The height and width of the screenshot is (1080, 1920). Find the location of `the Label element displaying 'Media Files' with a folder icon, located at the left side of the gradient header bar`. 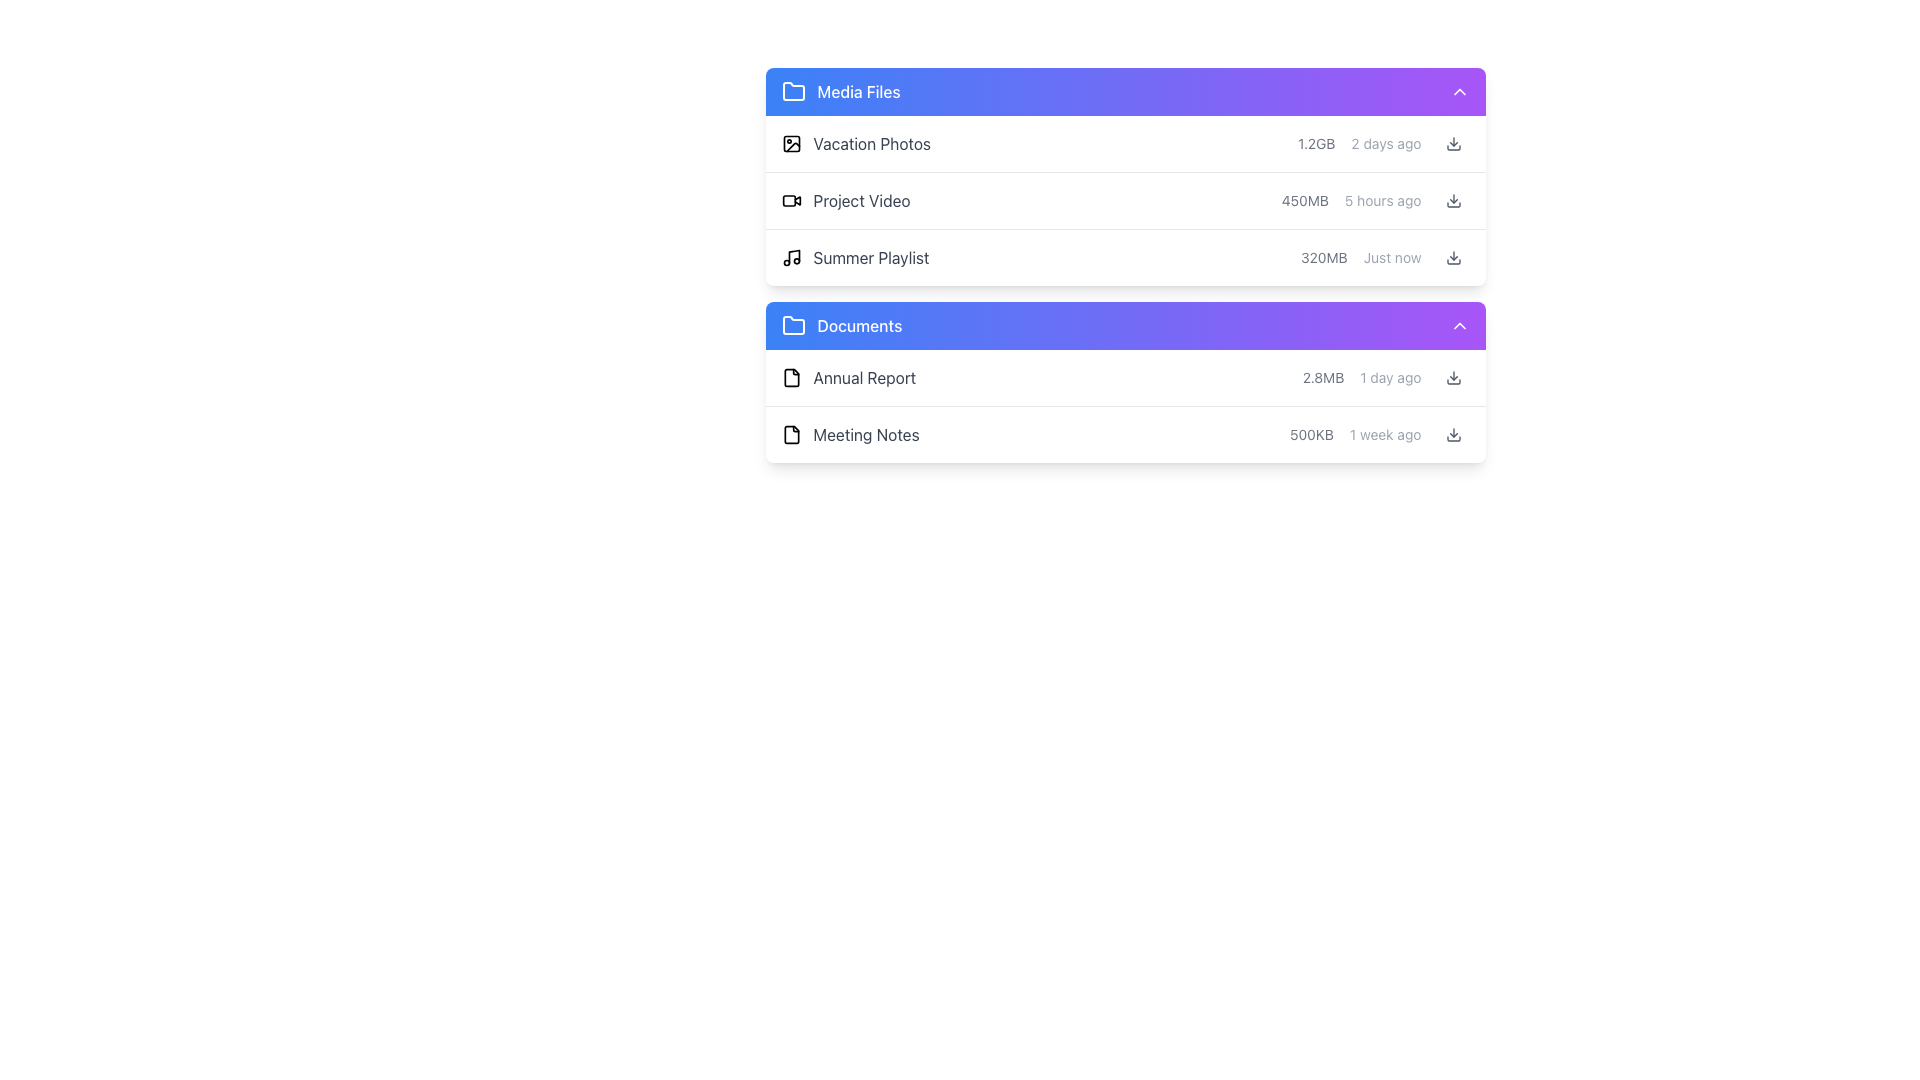

the Label element displaying 'Media Files' with a folder icon, located at the left side of the gradient header bar is located at coordinates (841, 92).